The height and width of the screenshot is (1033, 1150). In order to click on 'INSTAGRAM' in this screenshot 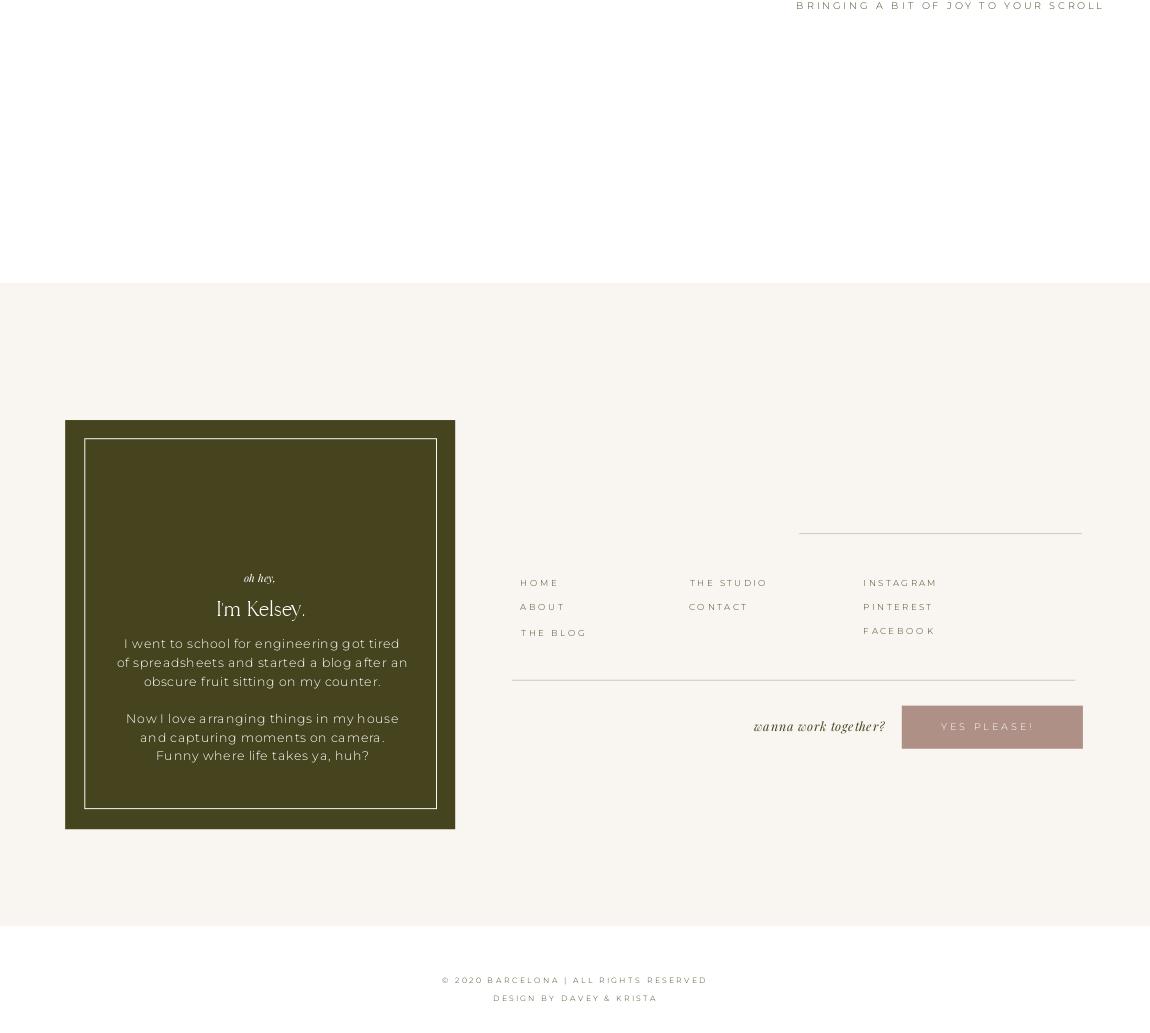, I will do `click(900, 580)`.